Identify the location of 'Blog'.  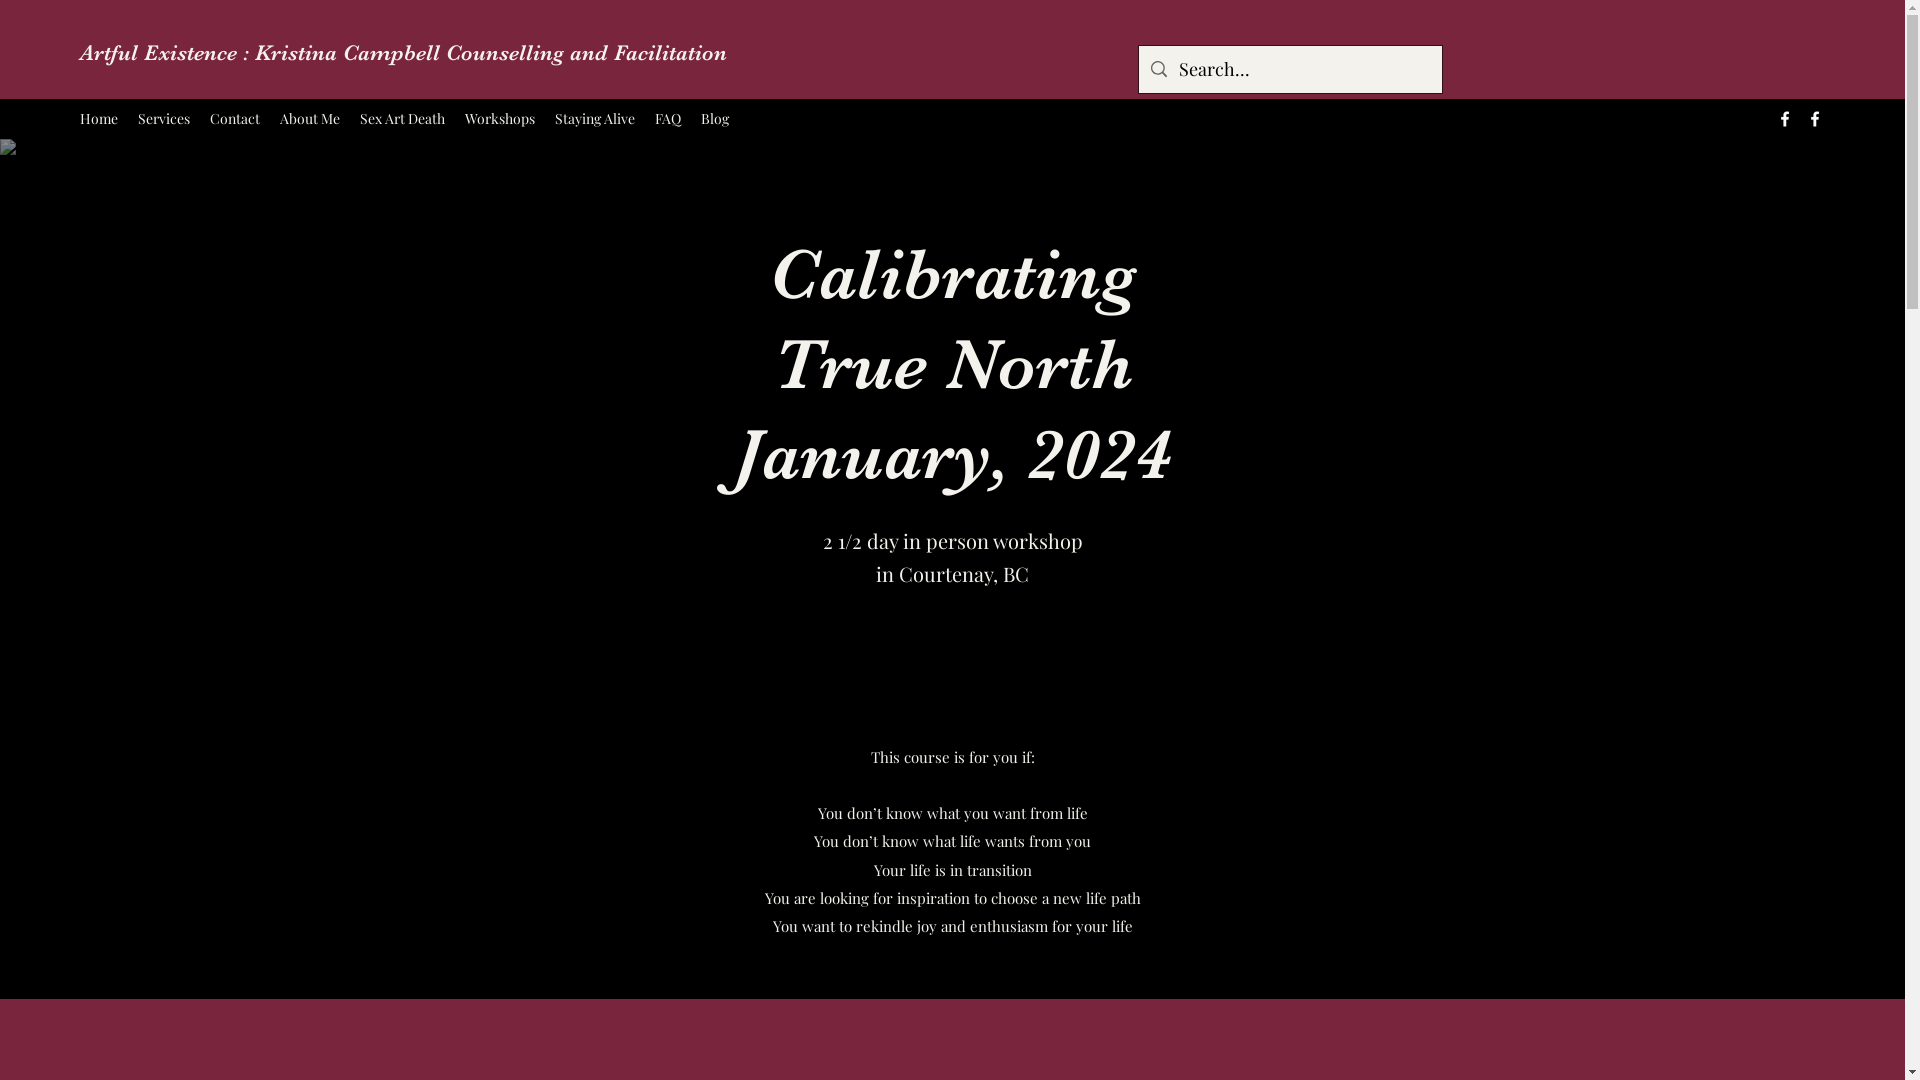
(715, 119).